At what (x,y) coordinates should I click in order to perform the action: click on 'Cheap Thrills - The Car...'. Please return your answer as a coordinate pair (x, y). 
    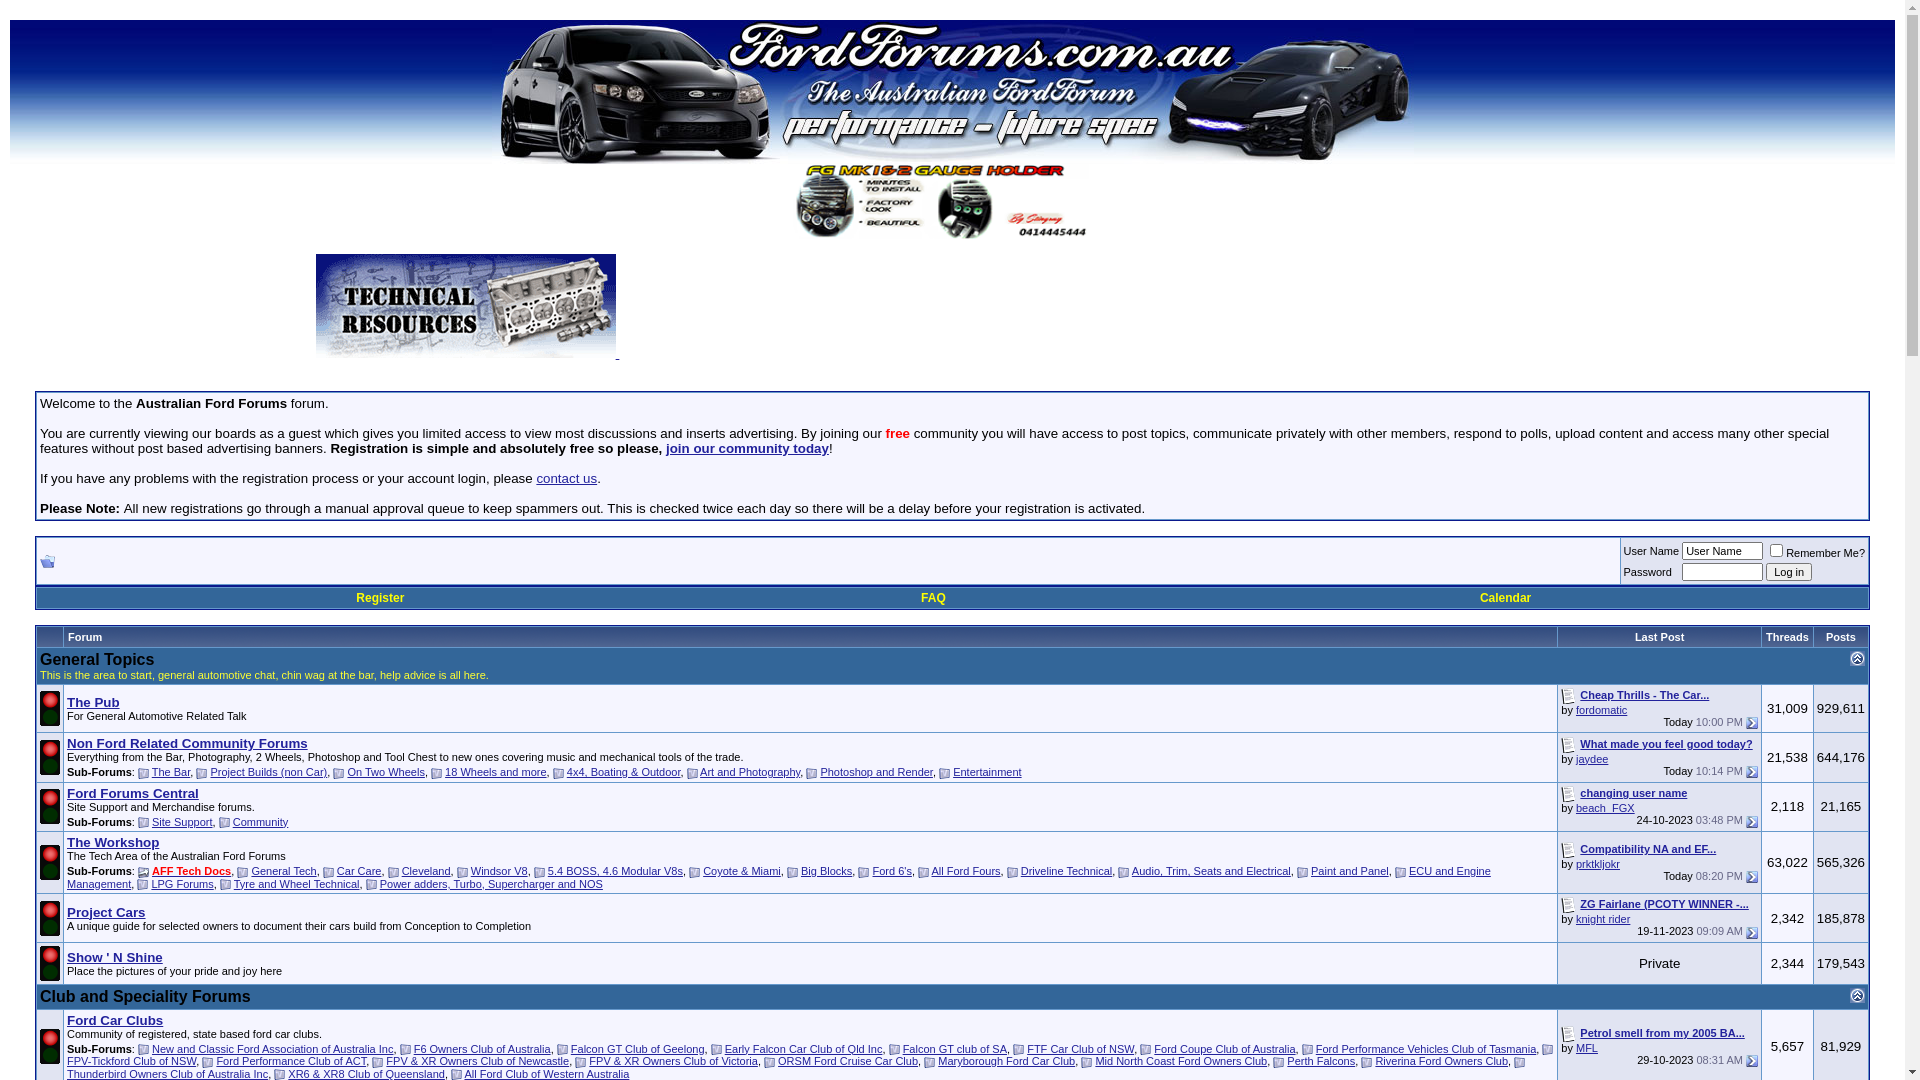
    Looking at the image, I should click on (1644, 693).